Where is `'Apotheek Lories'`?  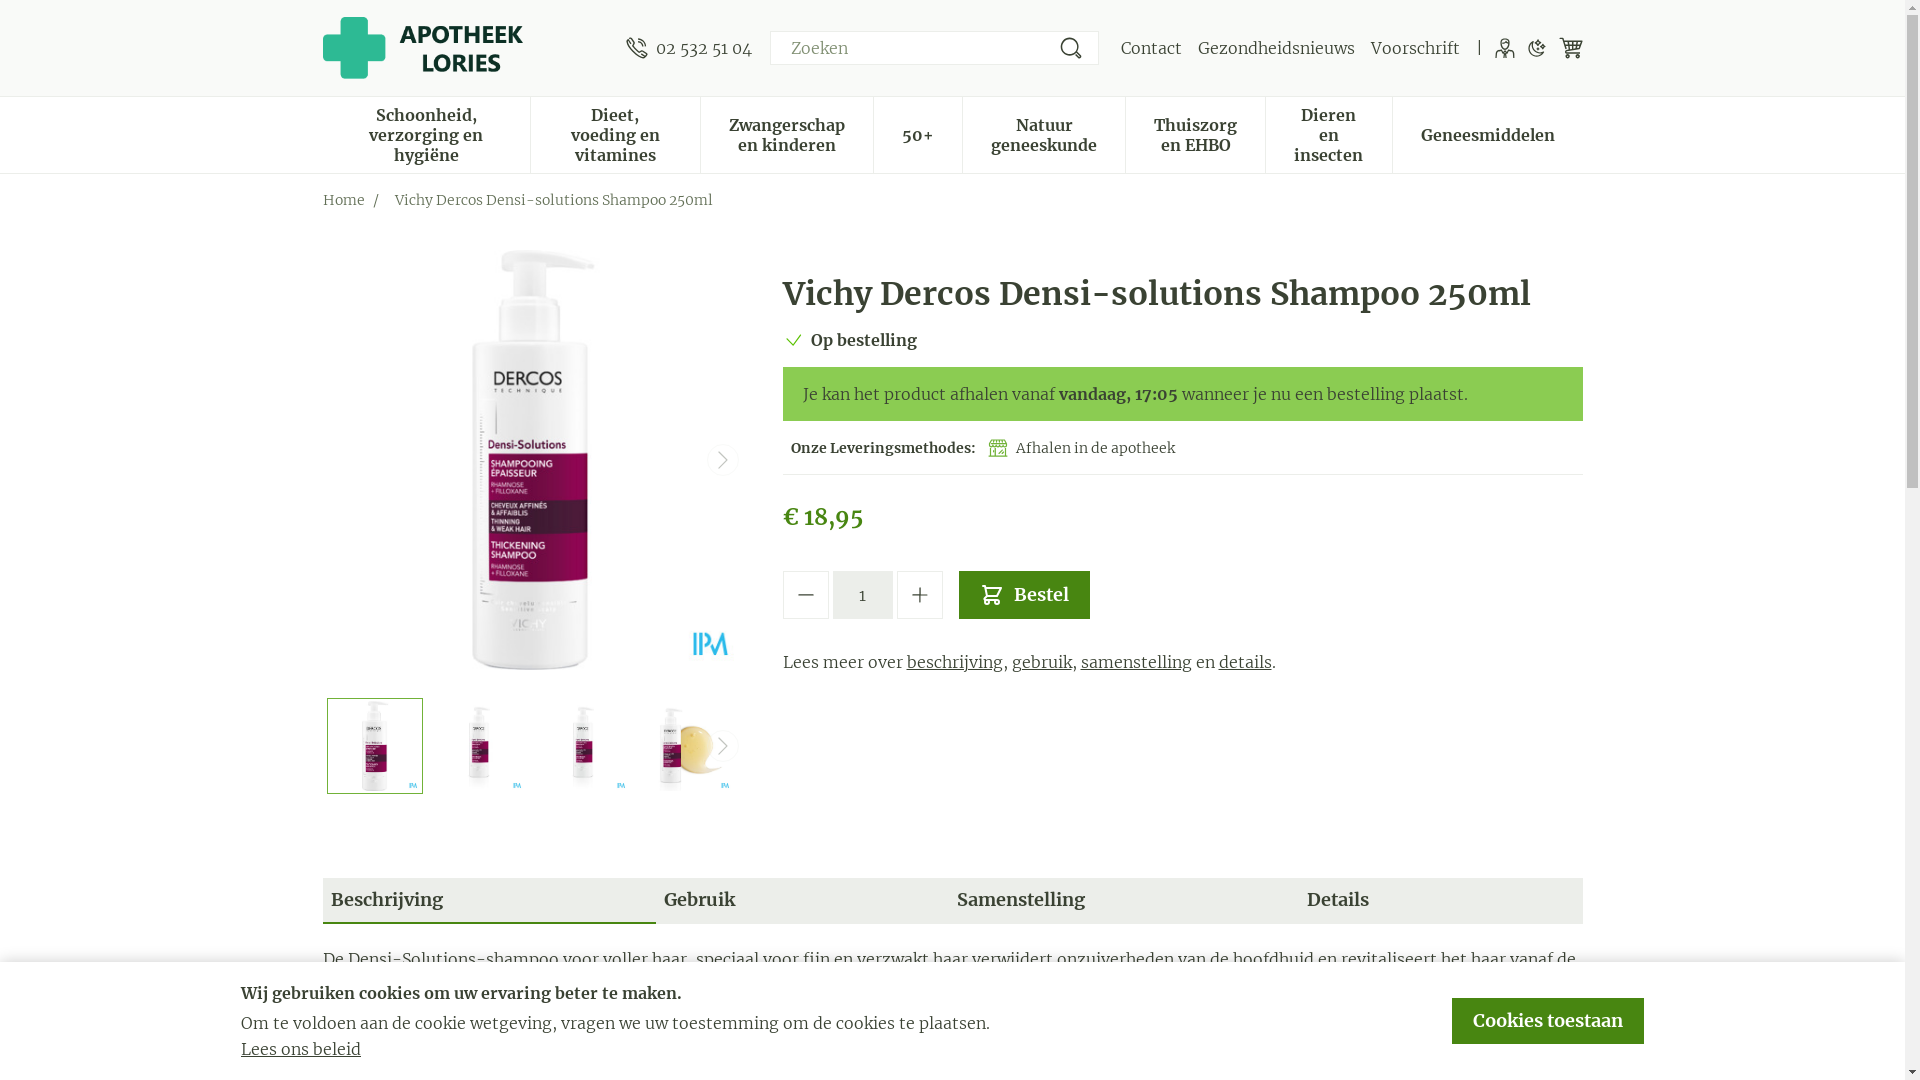
'Apotheek Lories' is located at coordinates (421, 47).